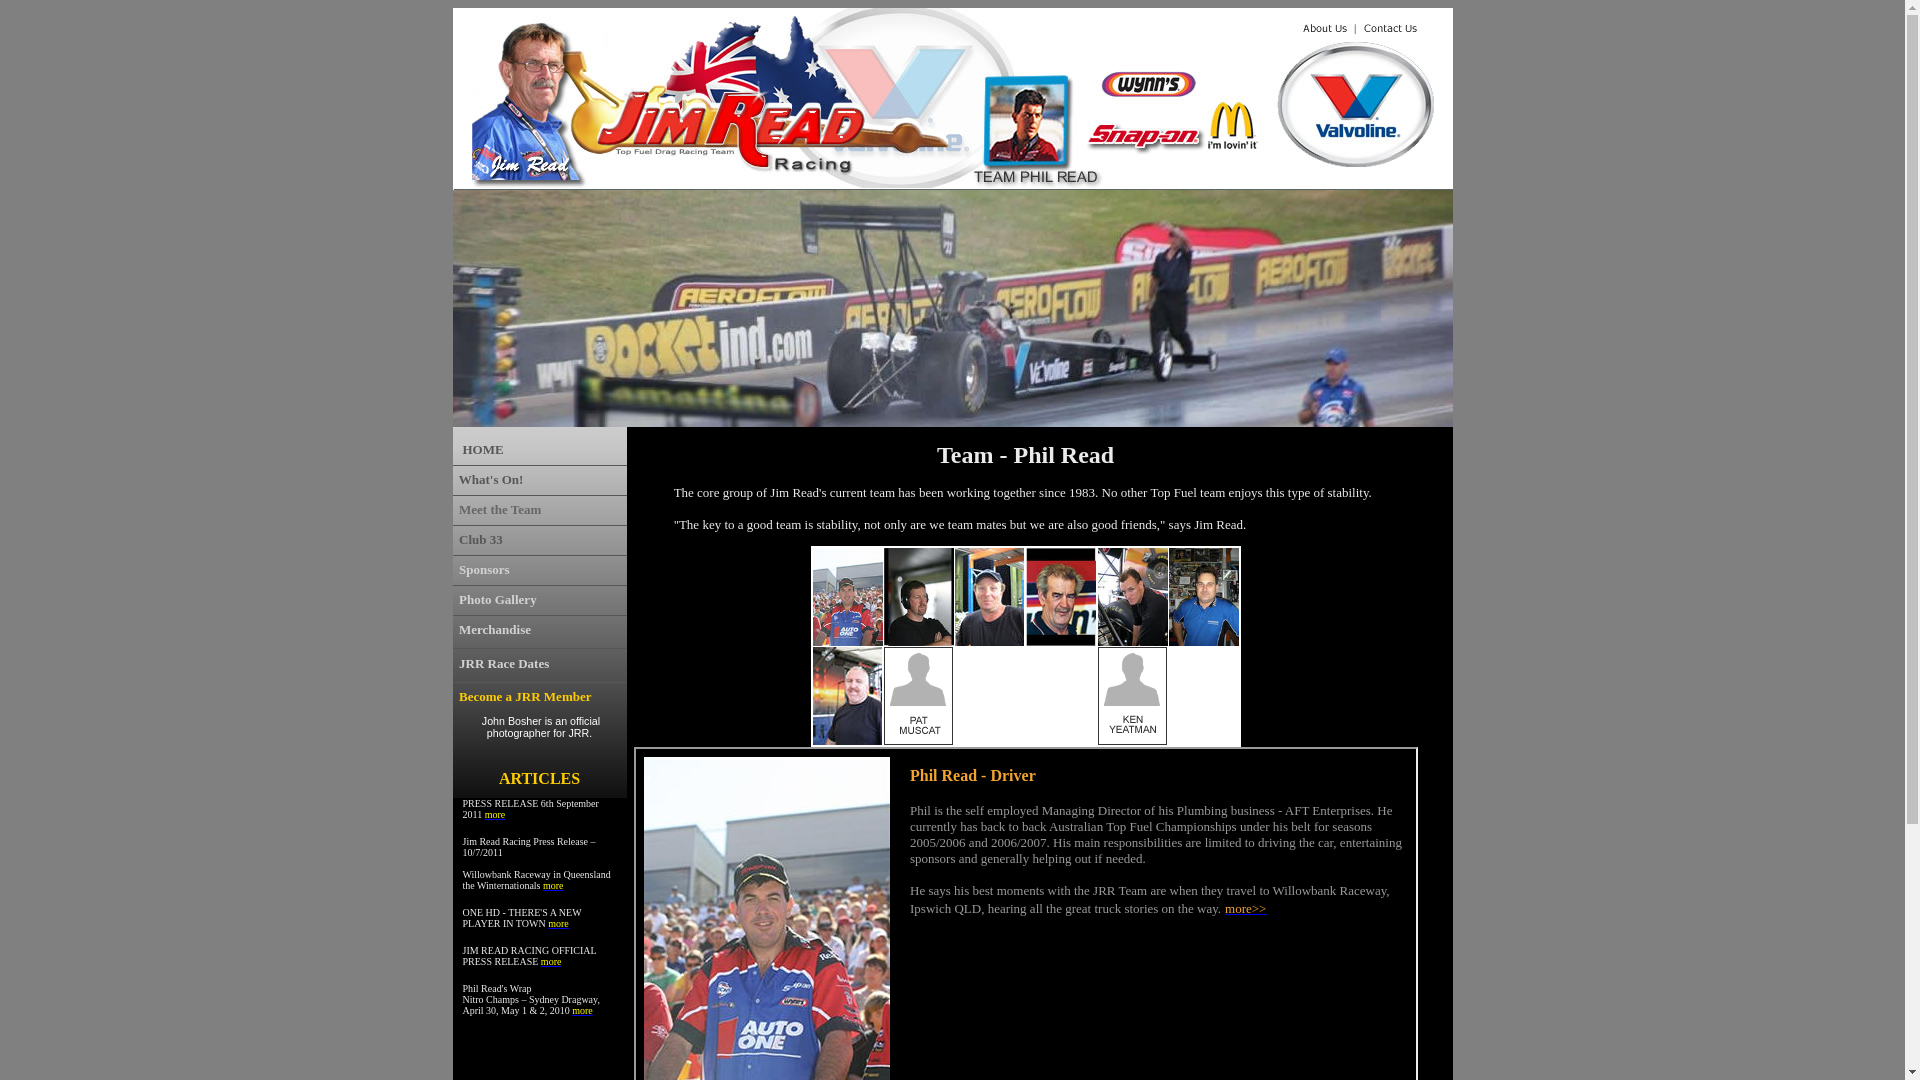  Describe the element at coordinates (454, 598) in the screenshot. I see `' '` at that location.